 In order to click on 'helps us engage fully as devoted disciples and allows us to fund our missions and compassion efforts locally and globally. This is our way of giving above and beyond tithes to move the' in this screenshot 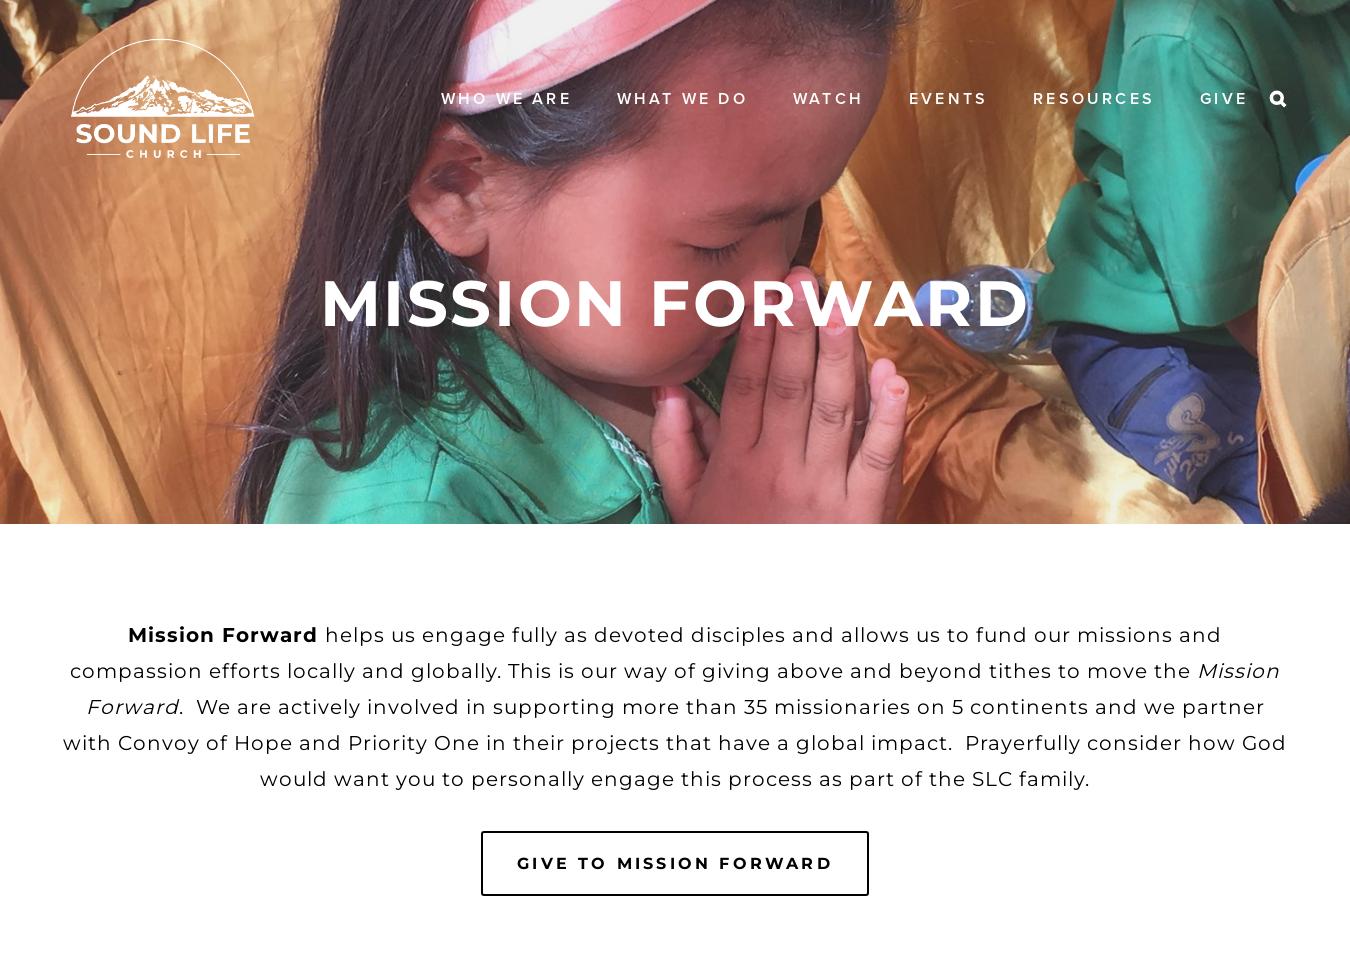, I will do `click(648, 652)`.